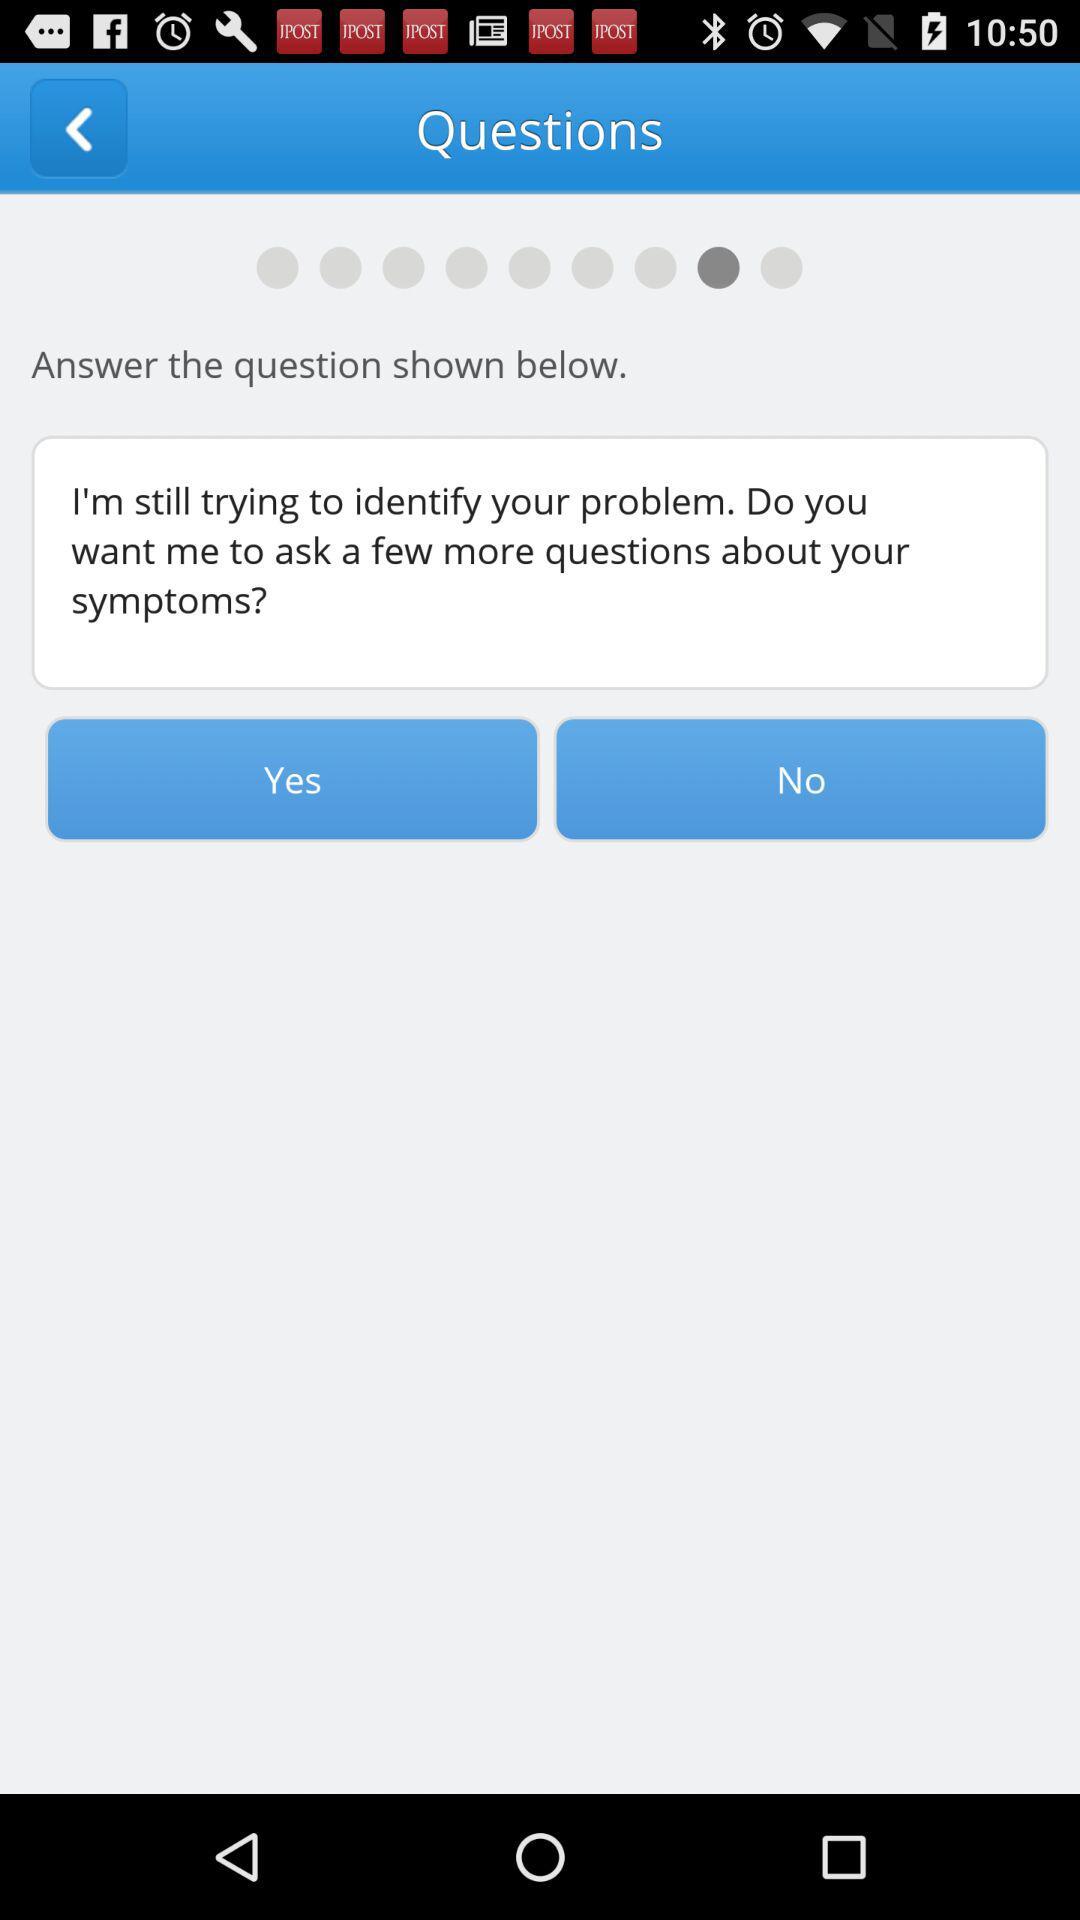 This screenshot has width=1080, height=1920. Describe the element at coordinates (800, 778) in the screenshot. I see `button to the right of the yes item` at that location.